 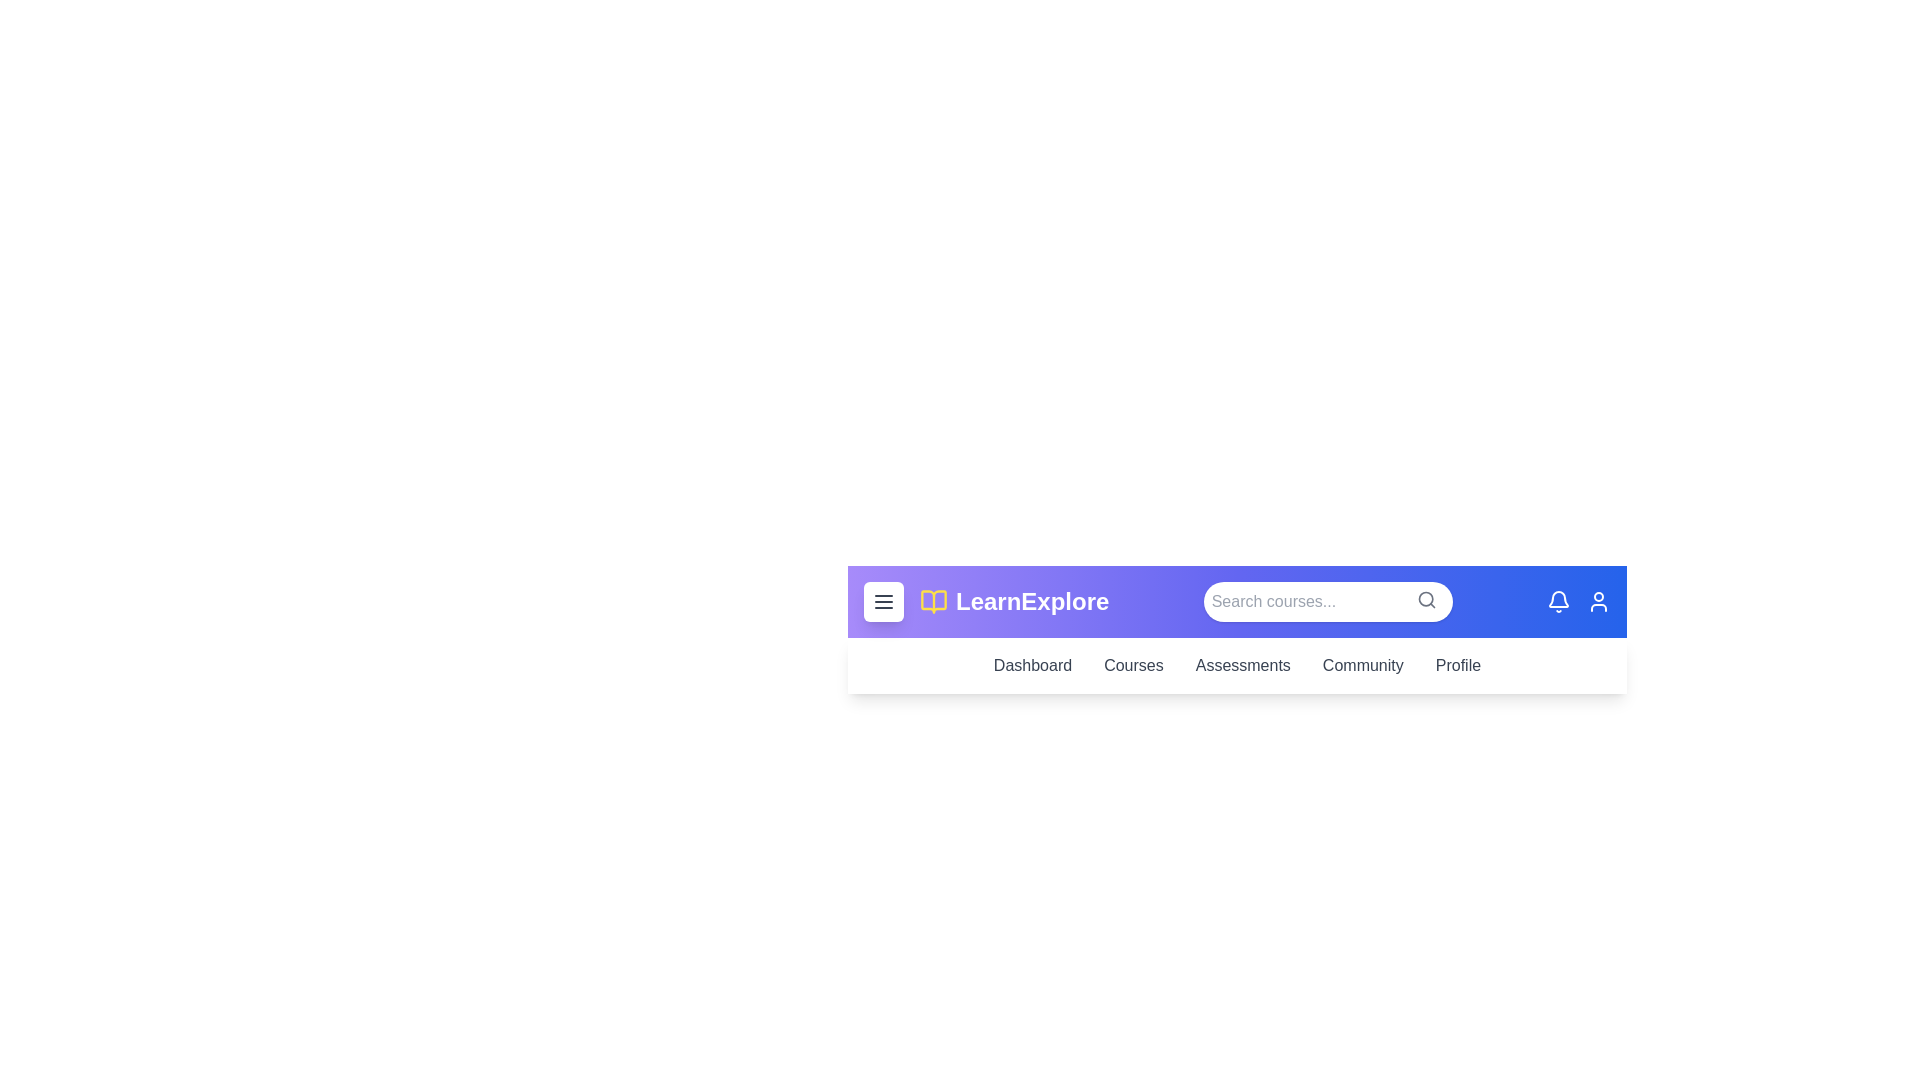 What do you see at coordinates (1132, 666) in the screenshot?
I see `the navigation link 'Courses' to observe its hover effect` at bounding box center [1132, 666].